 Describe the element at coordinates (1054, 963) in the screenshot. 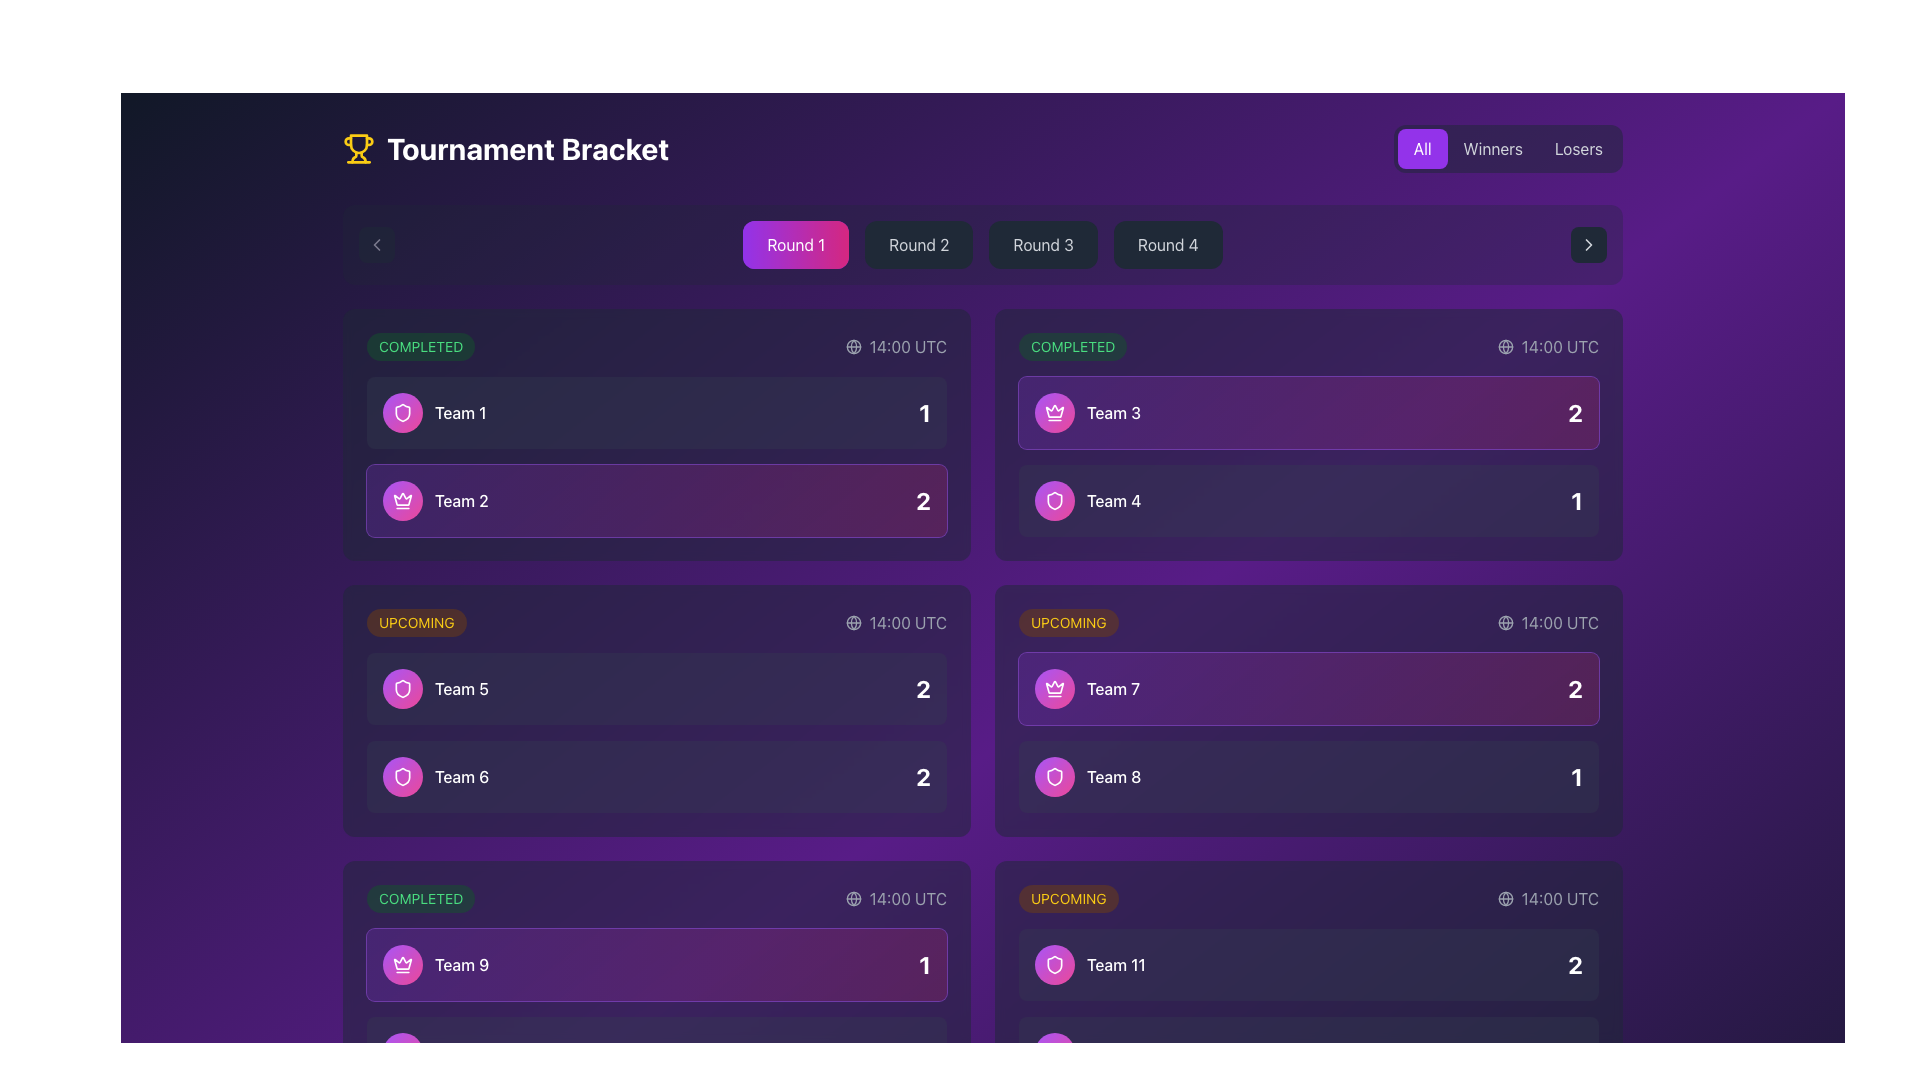

I see `the icon representing 'Team 8', located to the left of the text 'Team 8' in the 'Upcoming' section` at that location.